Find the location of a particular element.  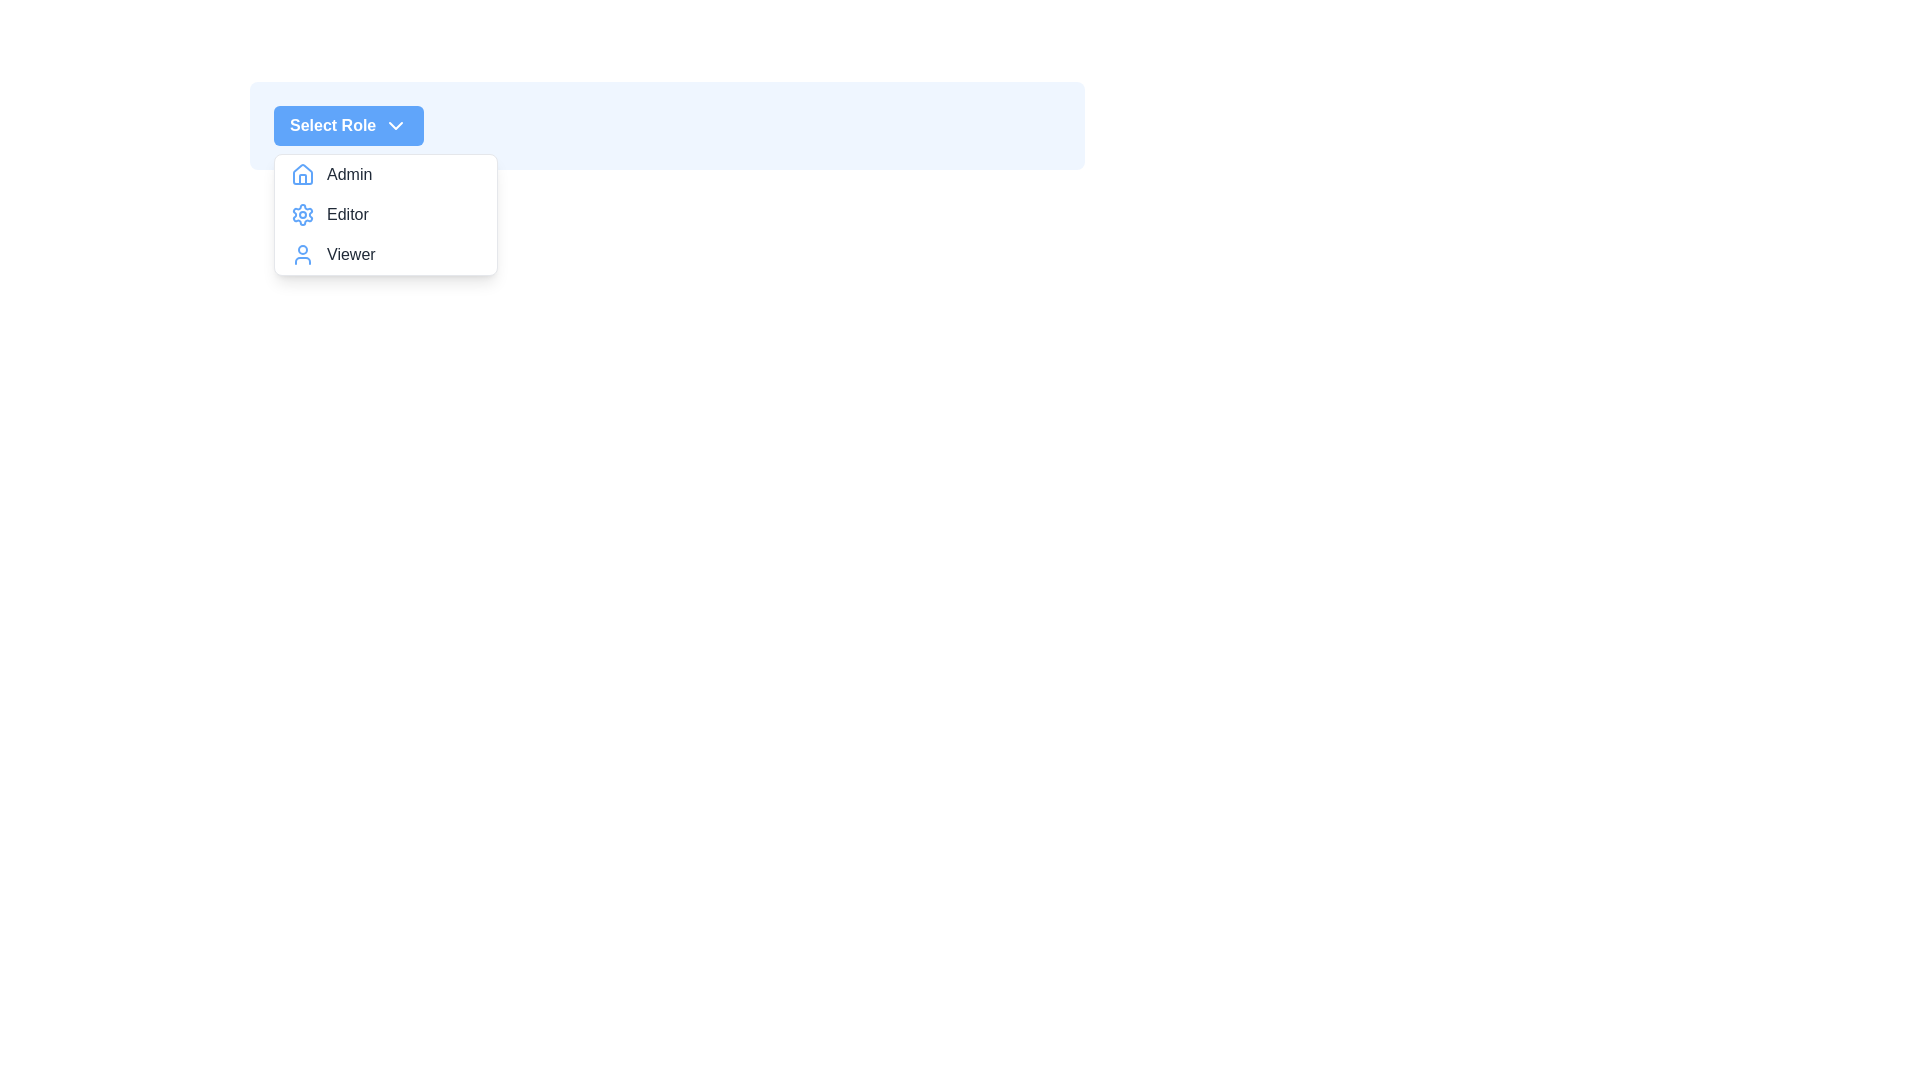

the role Admin from the dropdown menu is located at coordinates (385, 173).